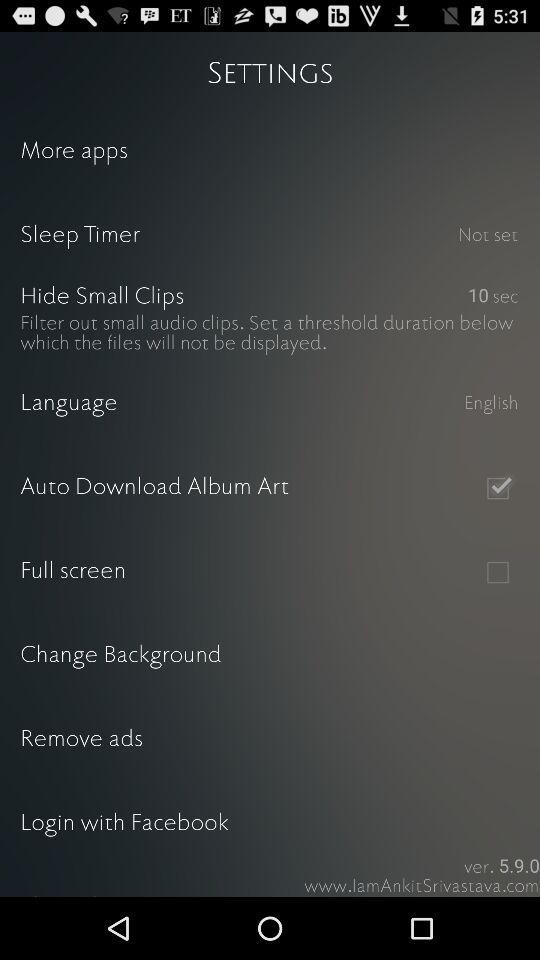 Image resolution: width=540 pixels, height=960 pixels. What do you see at coordinates (270, 824) in the screenshot?
I see `the login with facebook item` at bounding box center [270, 824].